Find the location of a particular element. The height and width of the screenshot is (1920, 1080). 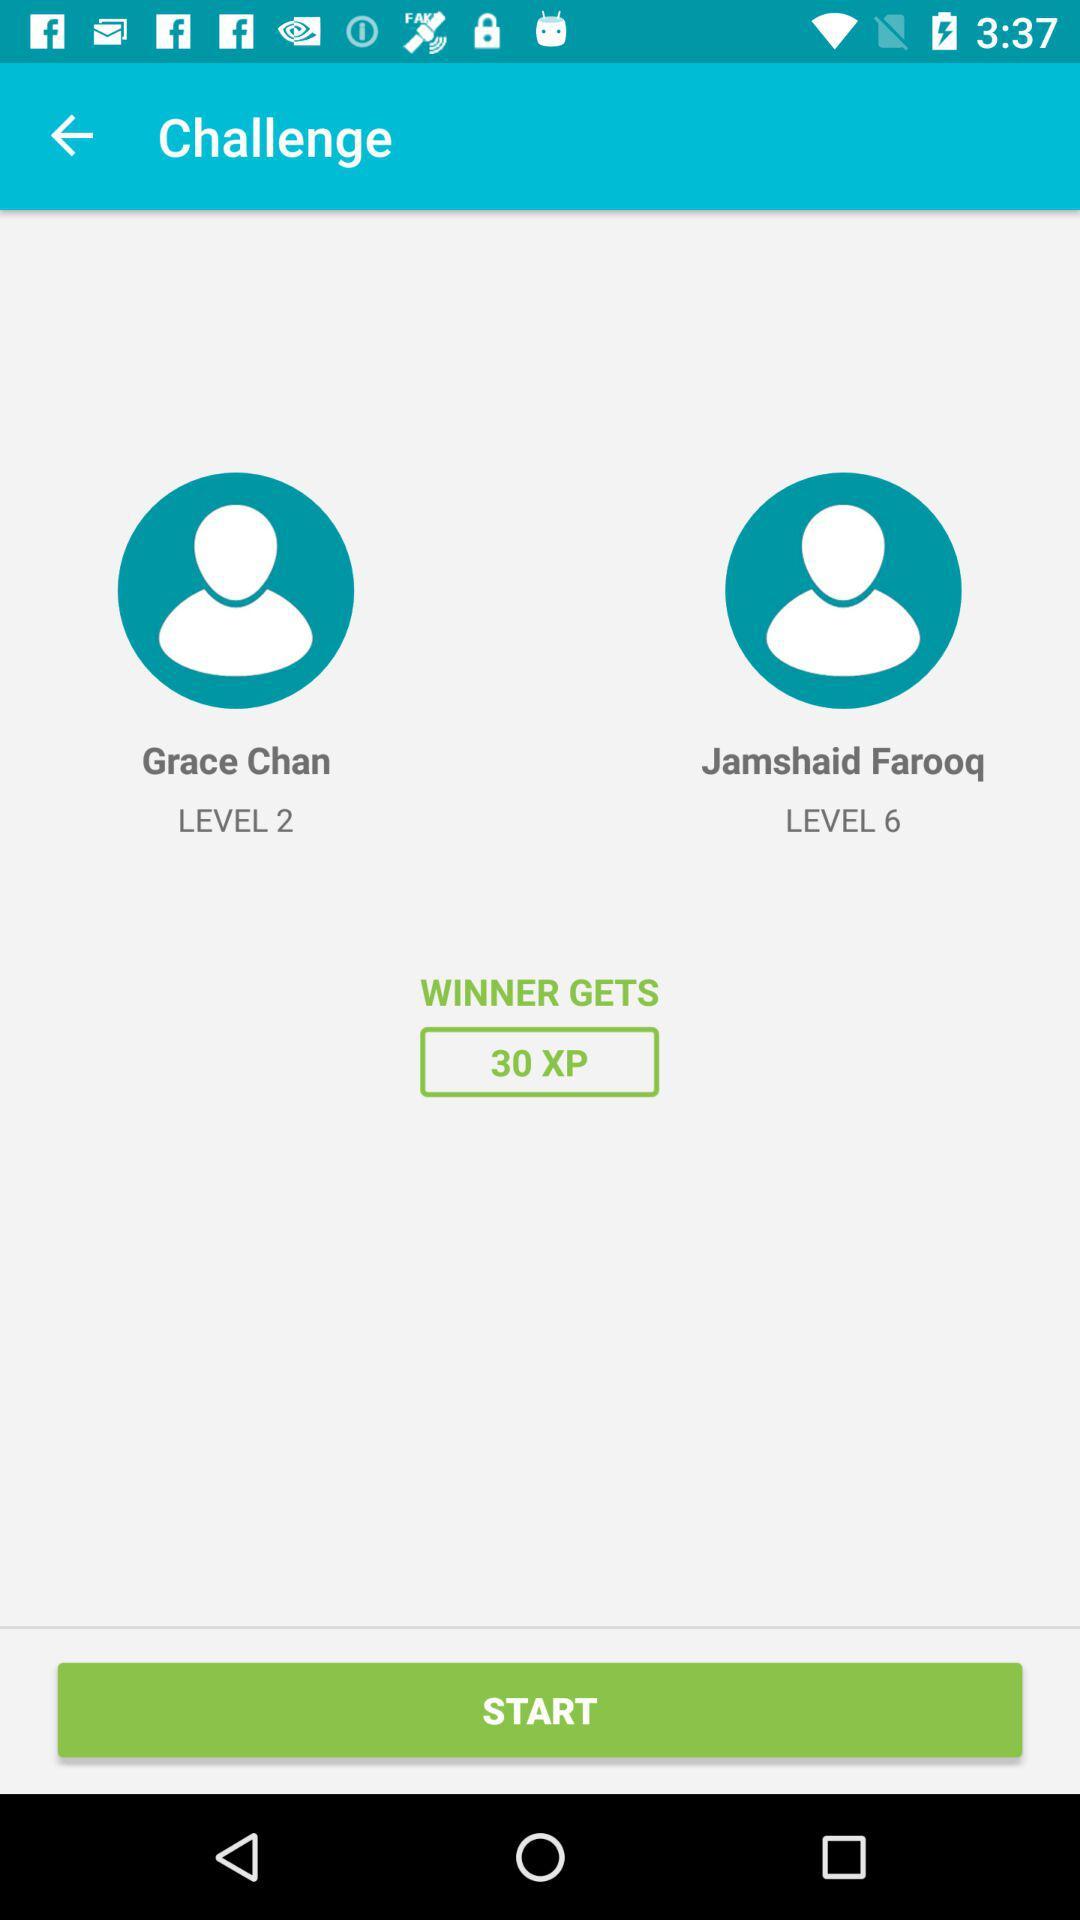

profile is located at coordinates (234, 589).